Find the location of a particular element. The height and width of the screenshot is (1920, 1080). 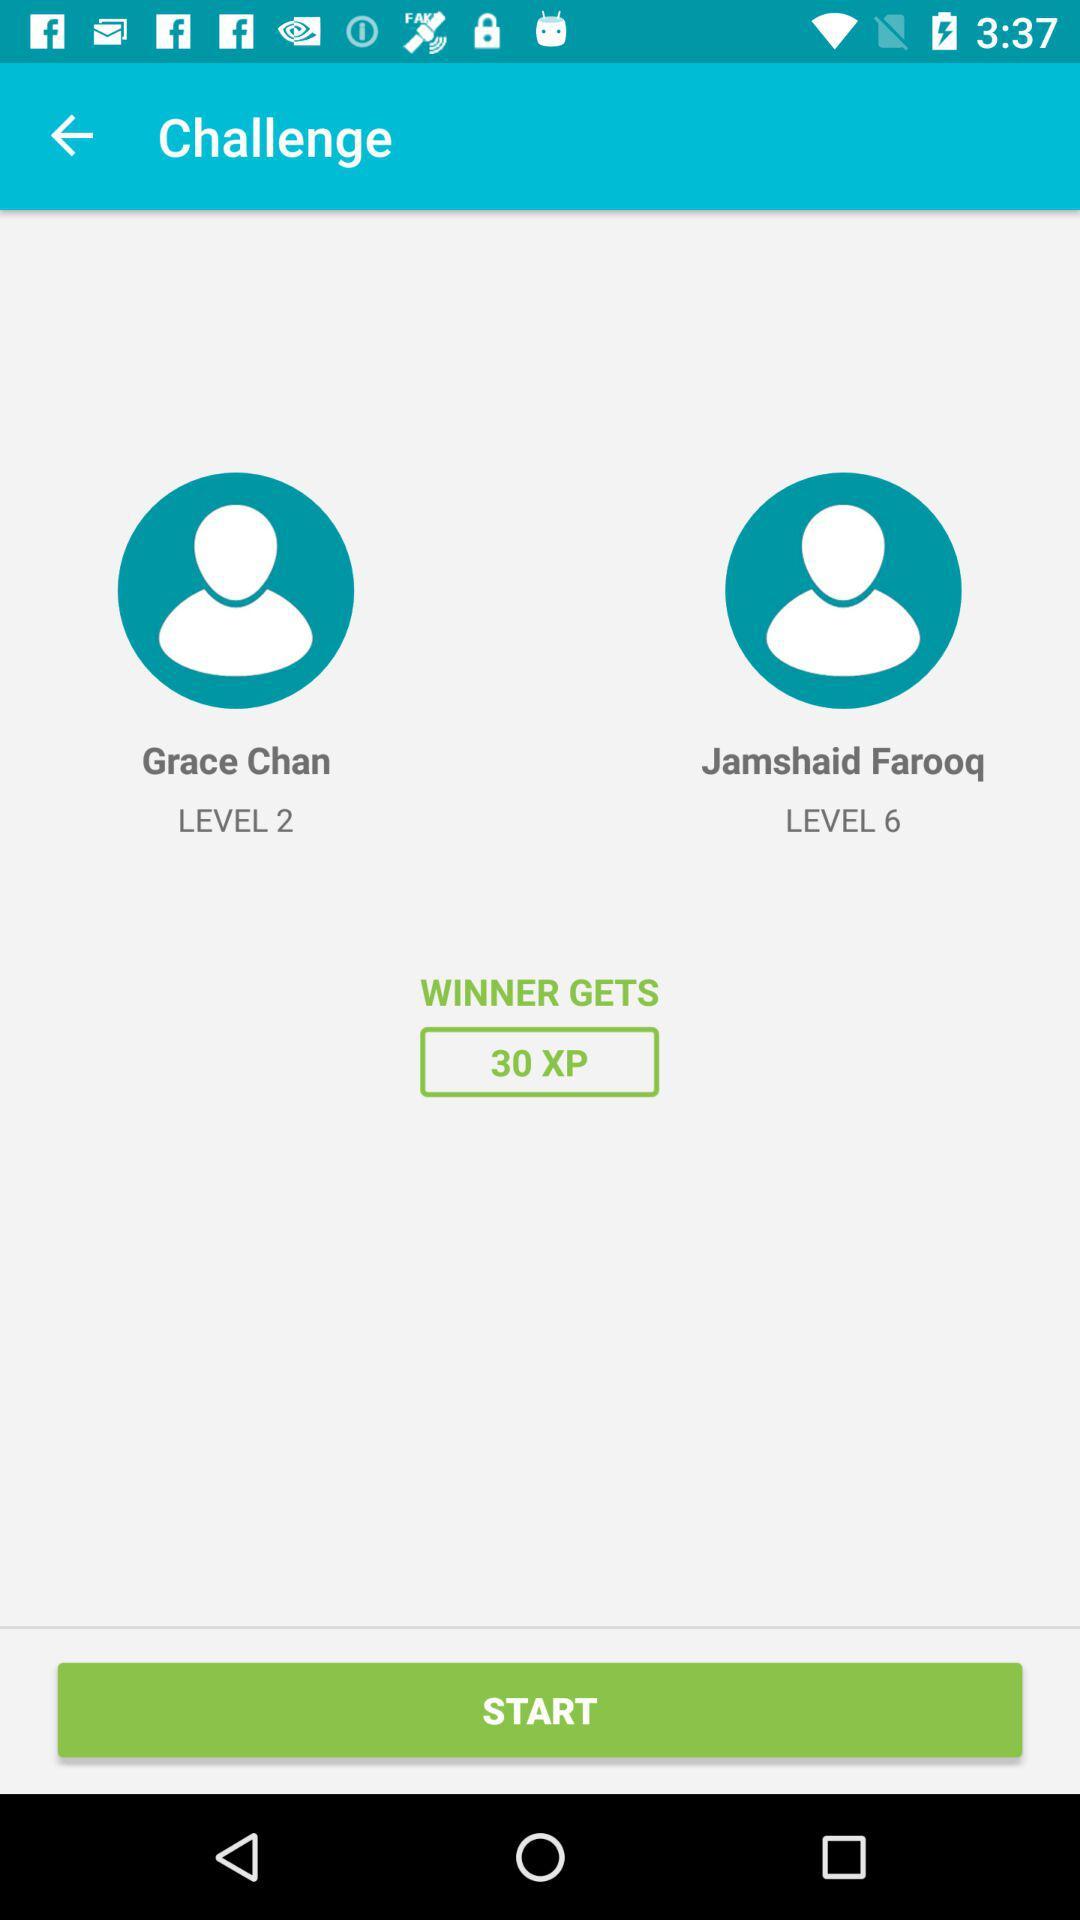

profile is located at coordinates (234, 589).